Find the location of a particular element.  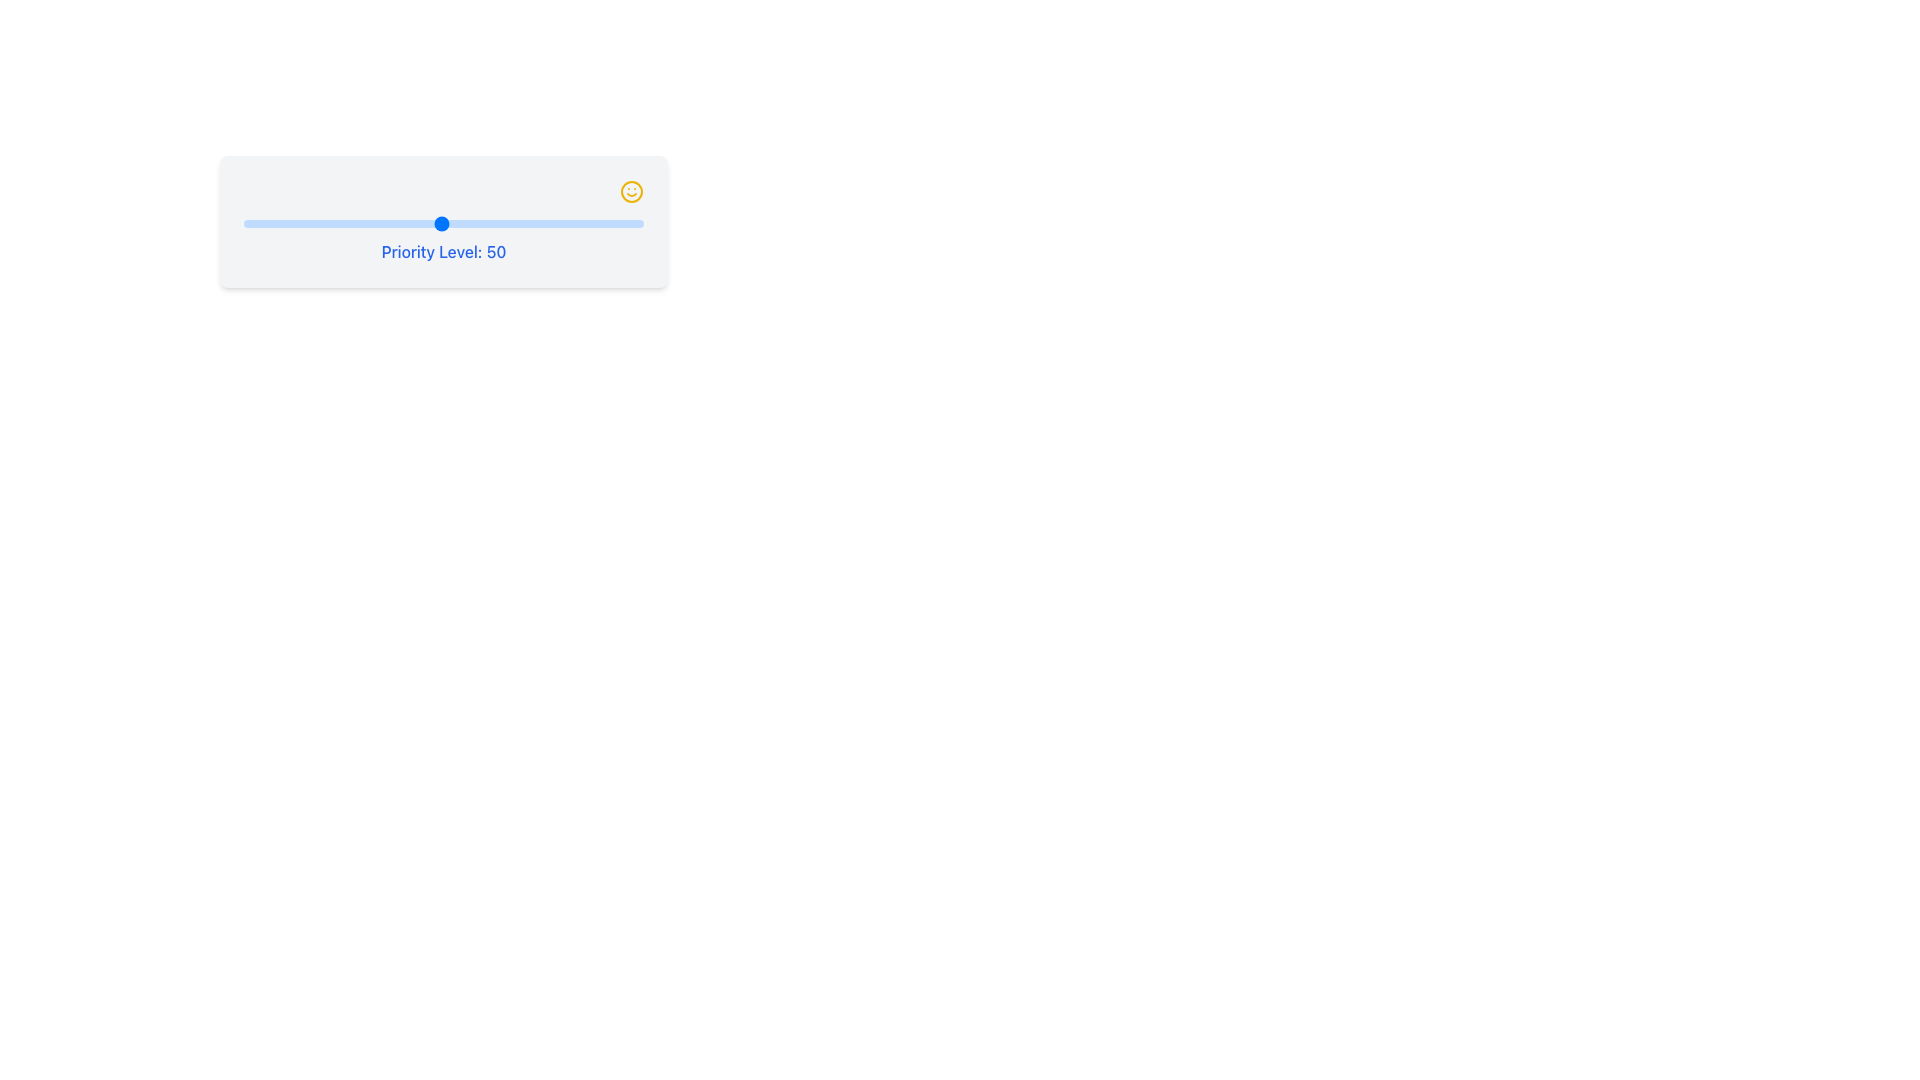

the priority level is located at coordinates (542, 223).